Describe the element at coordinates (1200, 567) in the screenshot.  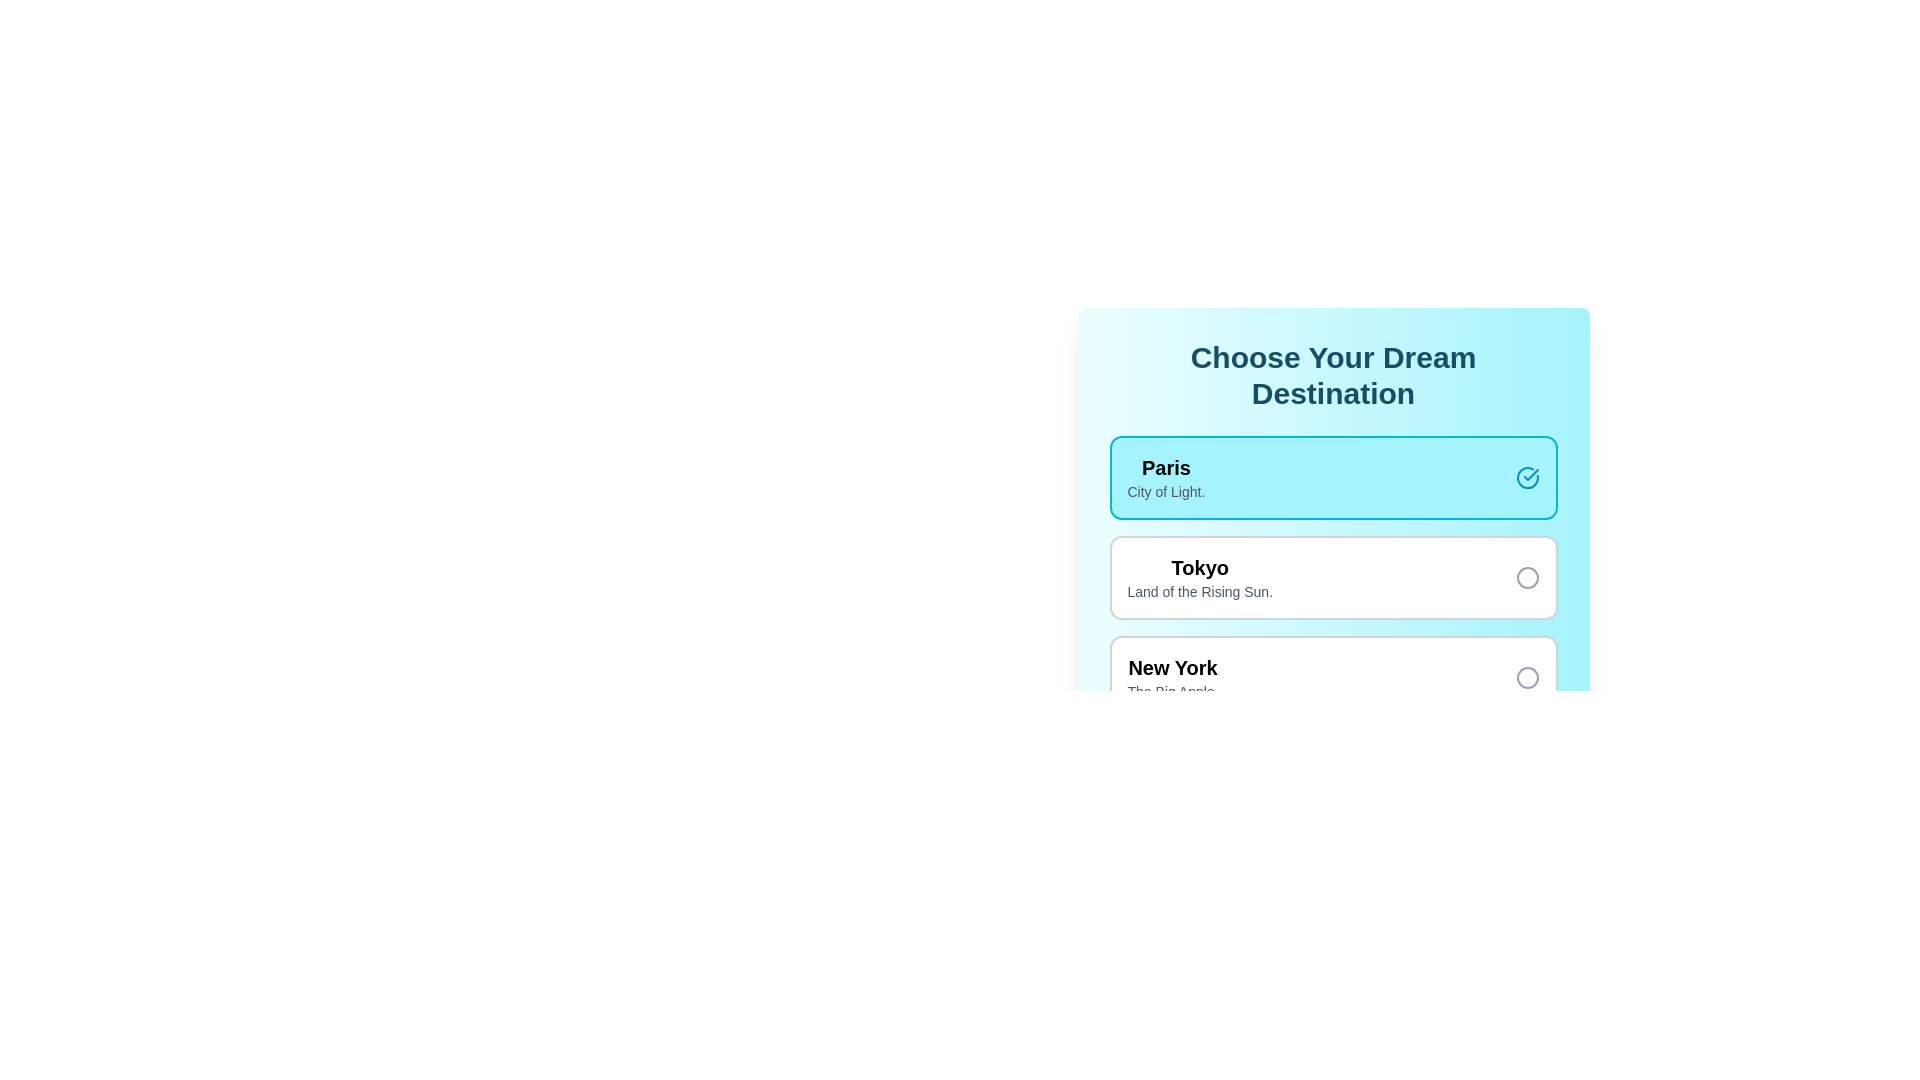
I see `the prominent label for the city 'Tokyo' in the selectable list of destinations` at that location.